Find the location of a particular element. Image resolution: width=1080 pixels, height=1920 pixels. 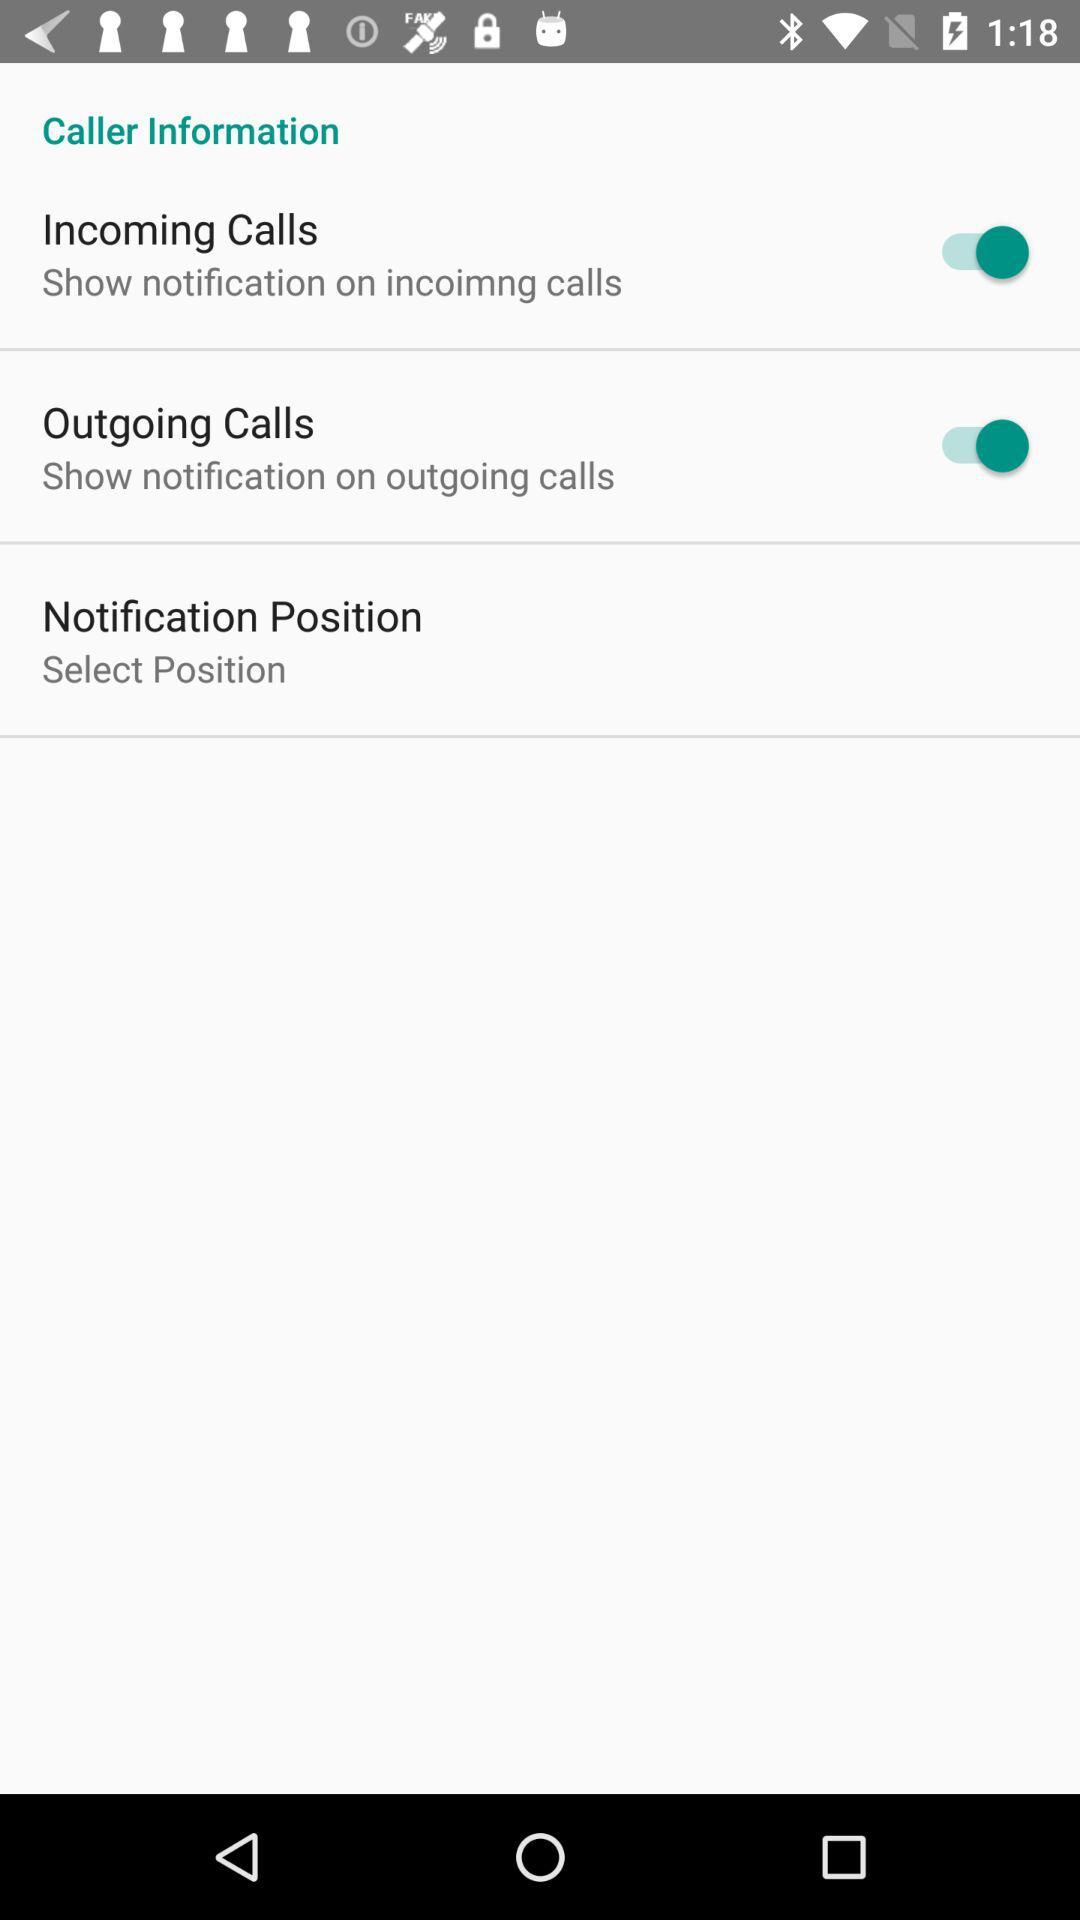

item below the caller information app is located at coordinates (180, 228).